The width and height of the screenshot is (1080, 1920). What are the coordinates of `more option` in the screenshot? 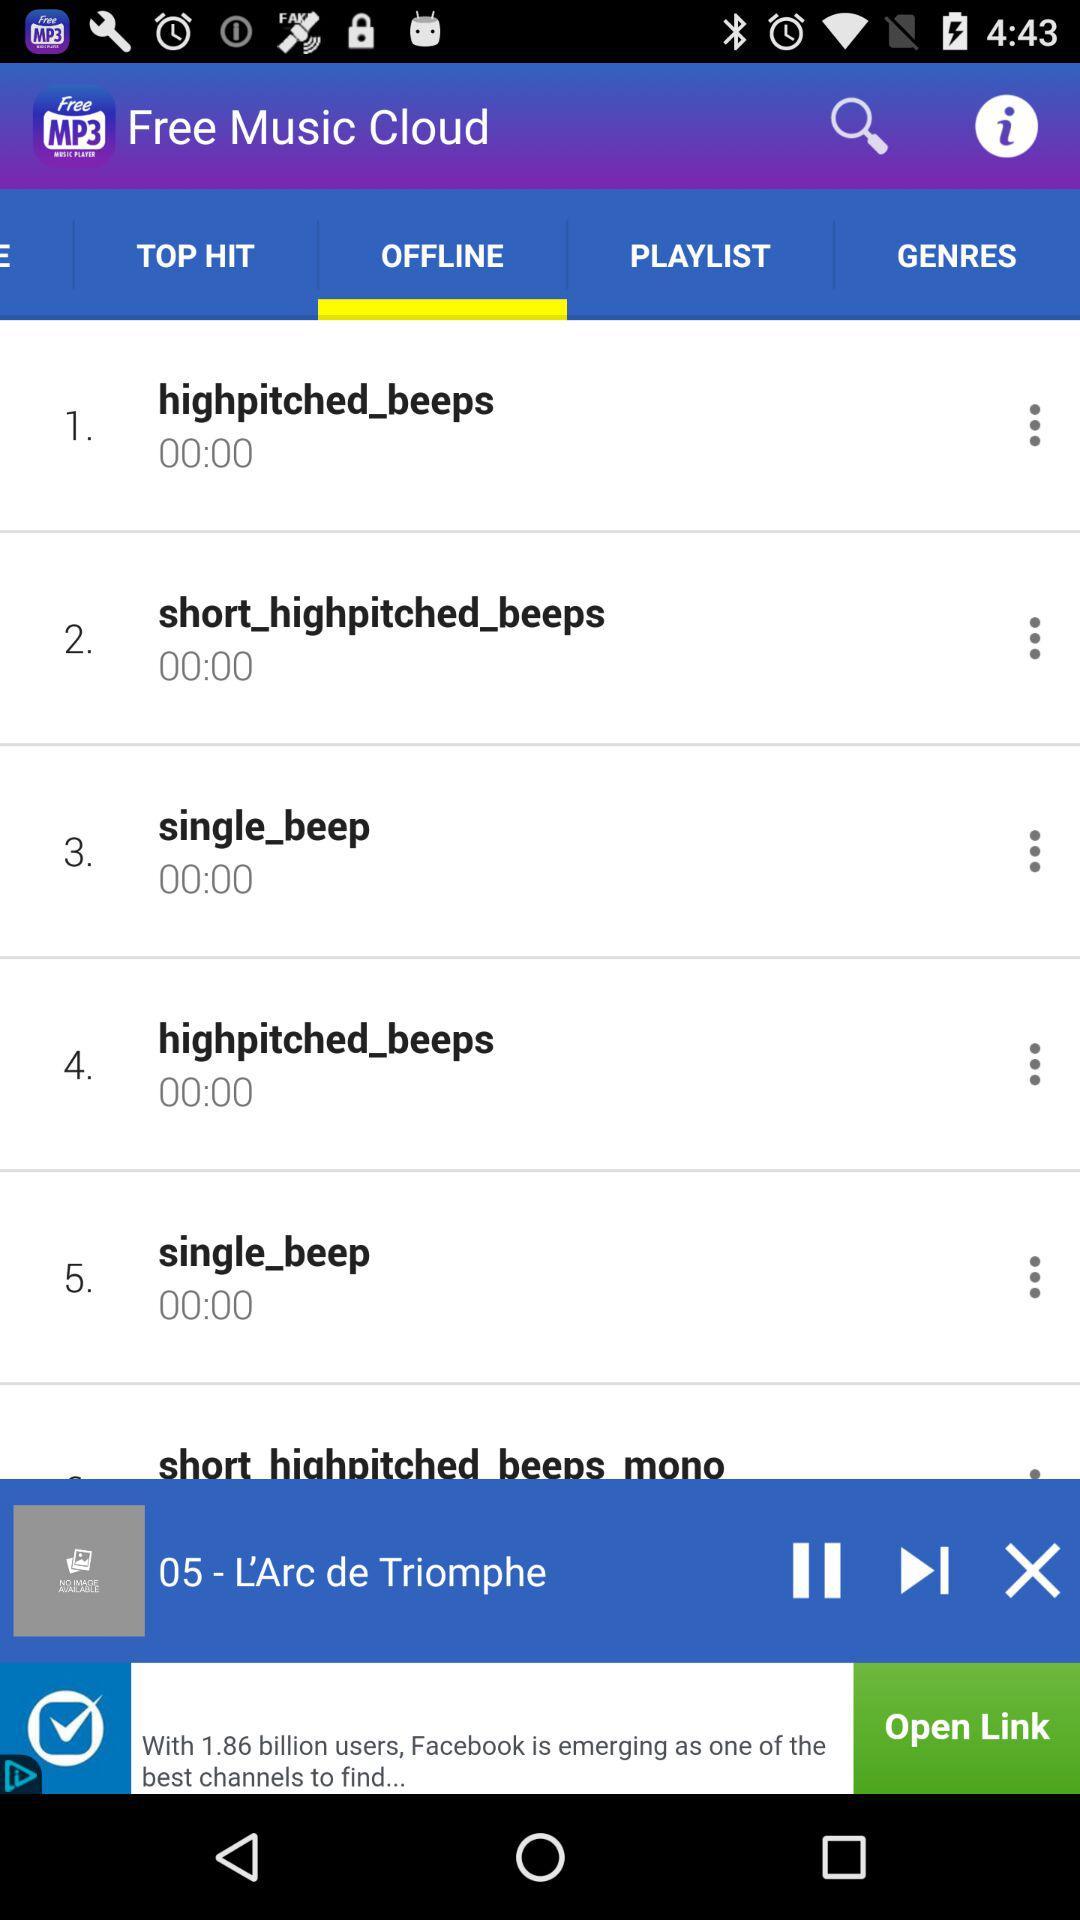 It's located at (1034, 1276).